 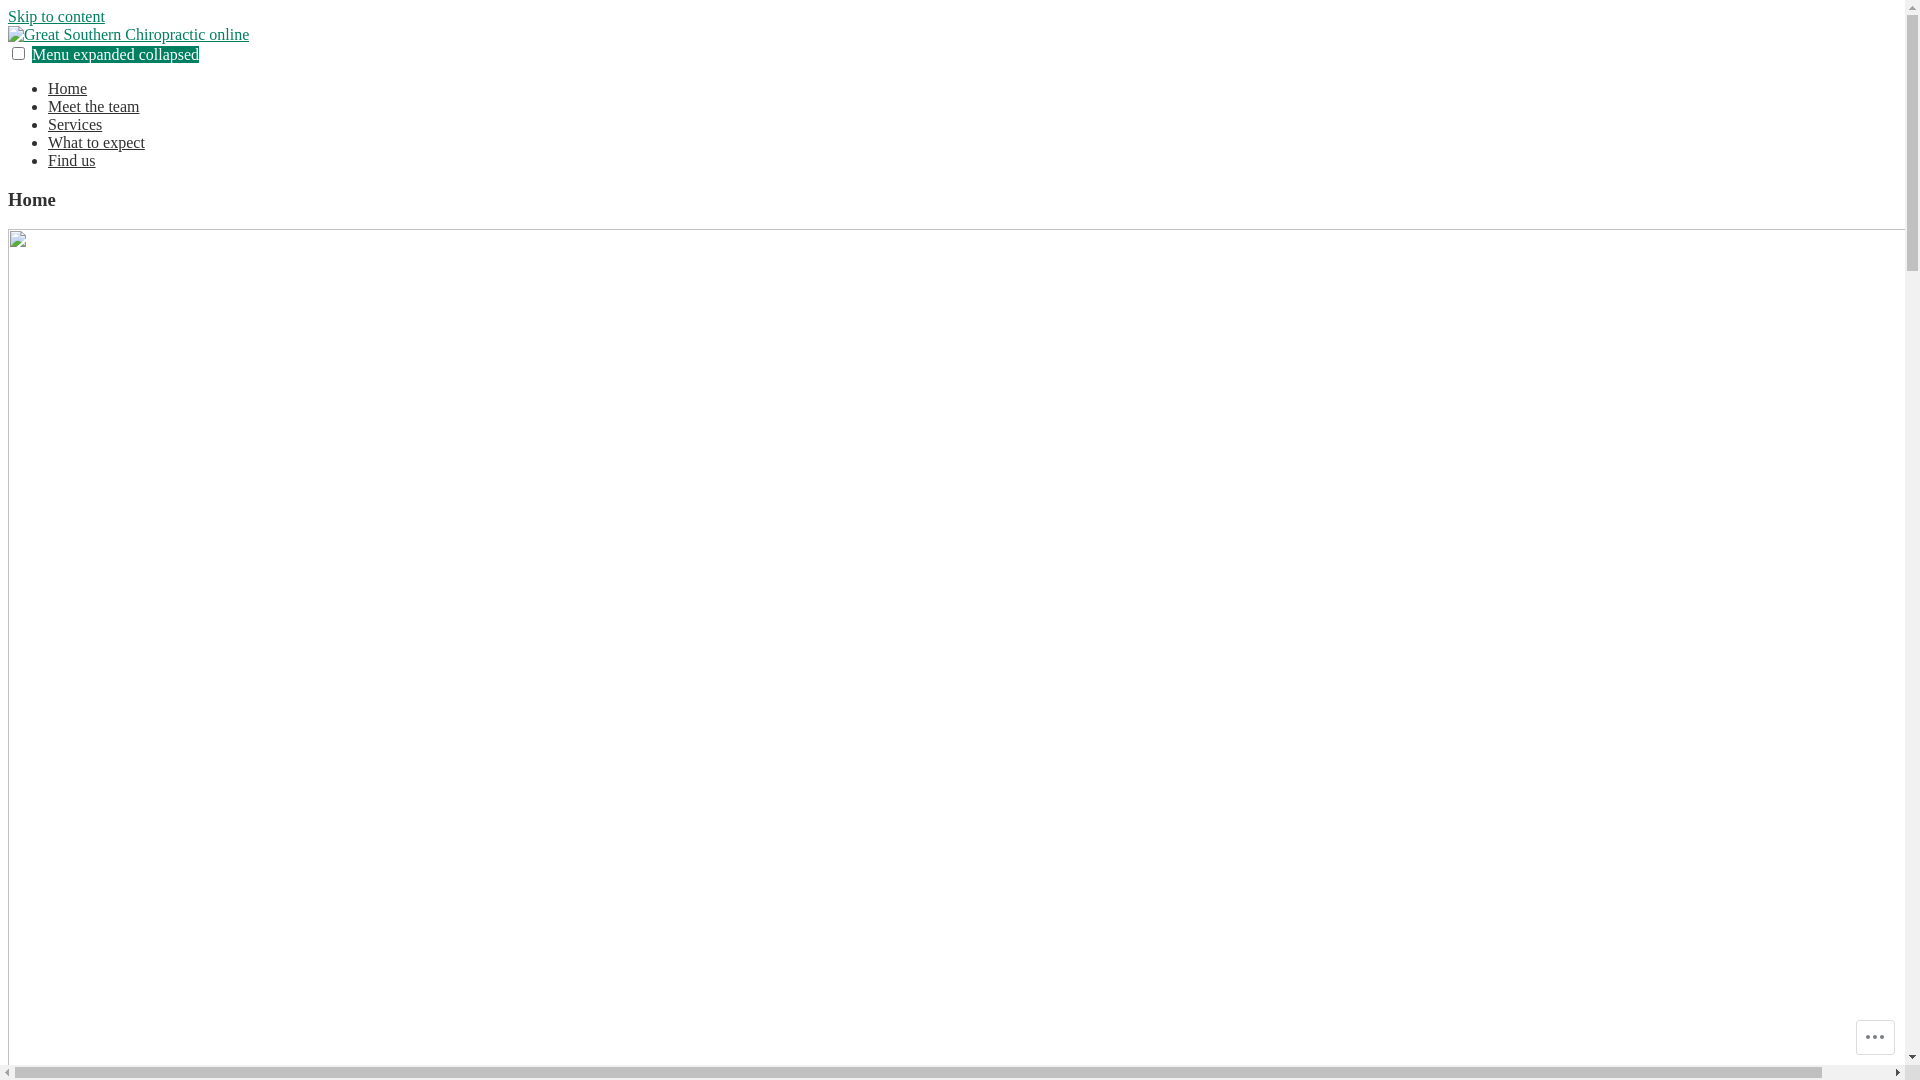 What do you see at coordinates (119, 67) in the screenshot?
I see `'Great Southern Chiropractic online'` at bounding box center [119, 67].